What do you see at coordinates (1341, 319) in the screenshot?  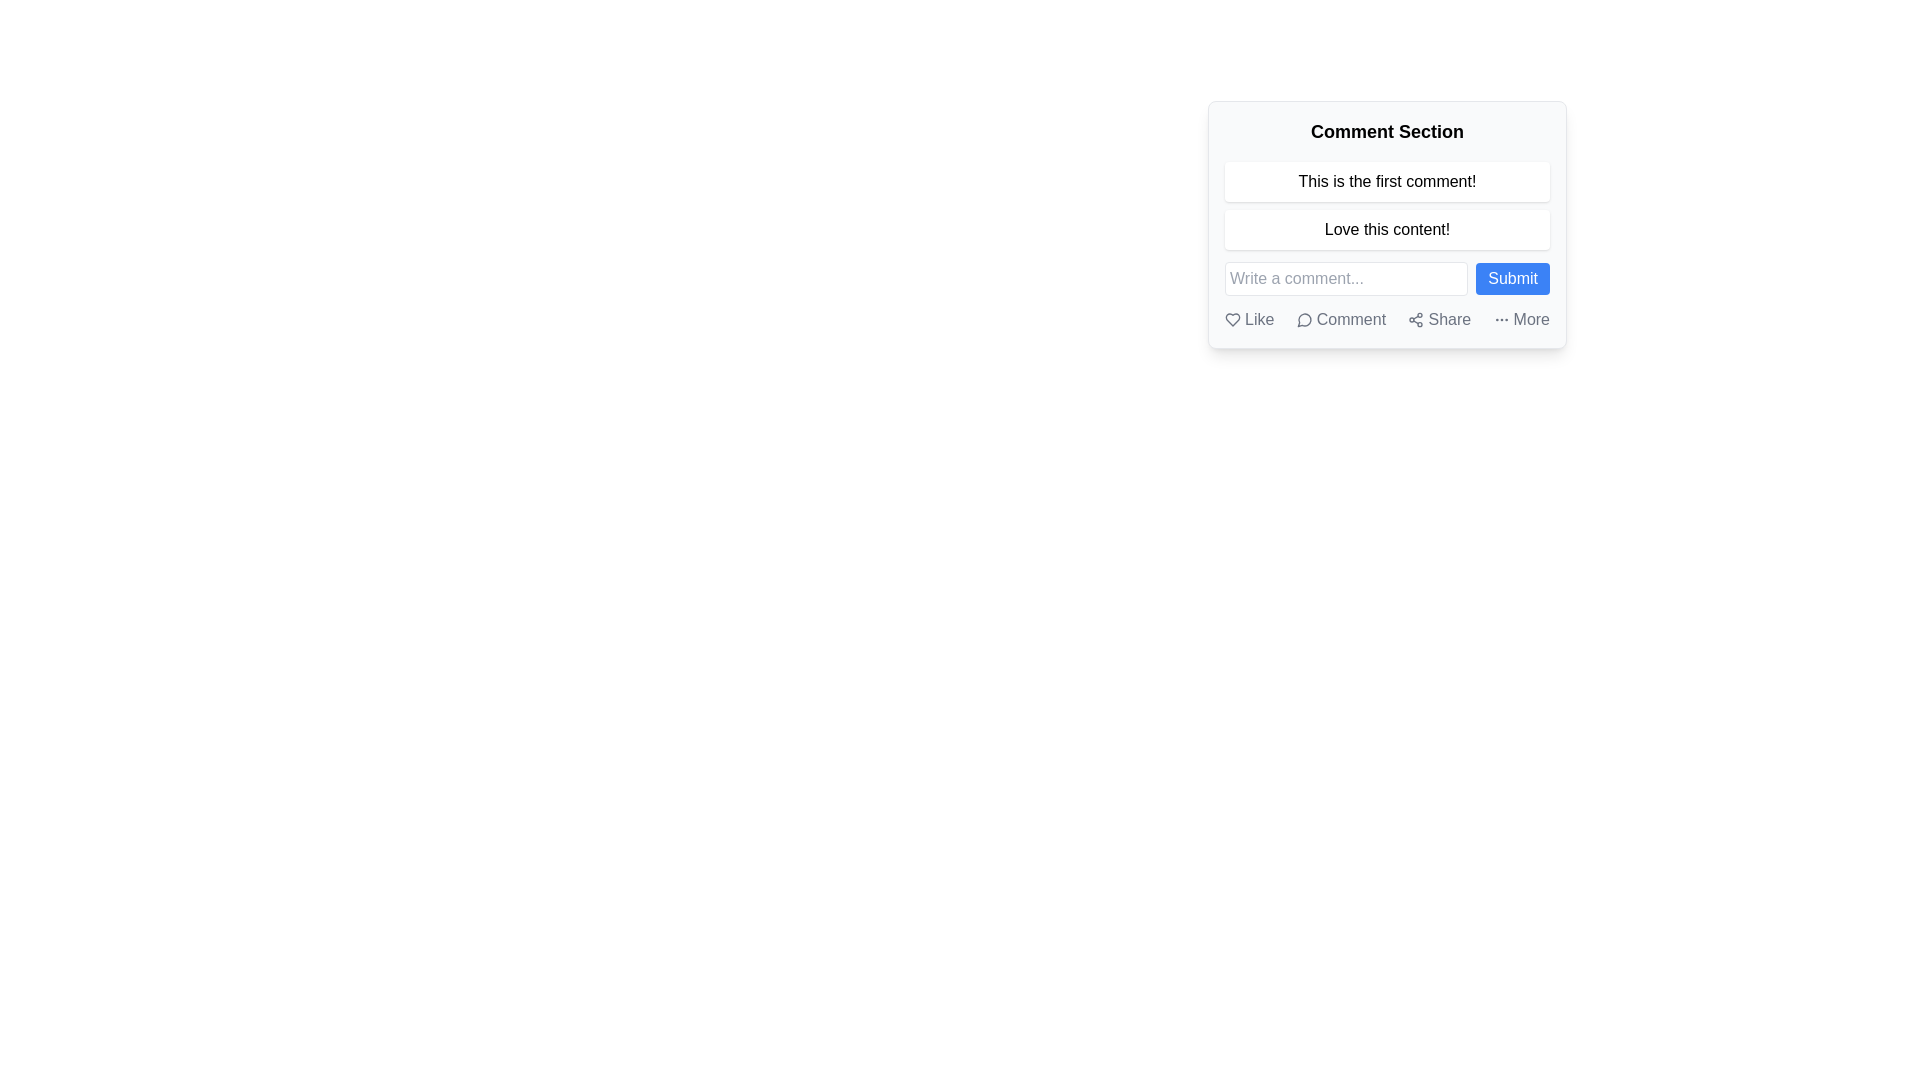 I see `the 'Comment' button, which features a speech bubble icon and is the second button in the menu bar` at bounding box center [1341, 319].